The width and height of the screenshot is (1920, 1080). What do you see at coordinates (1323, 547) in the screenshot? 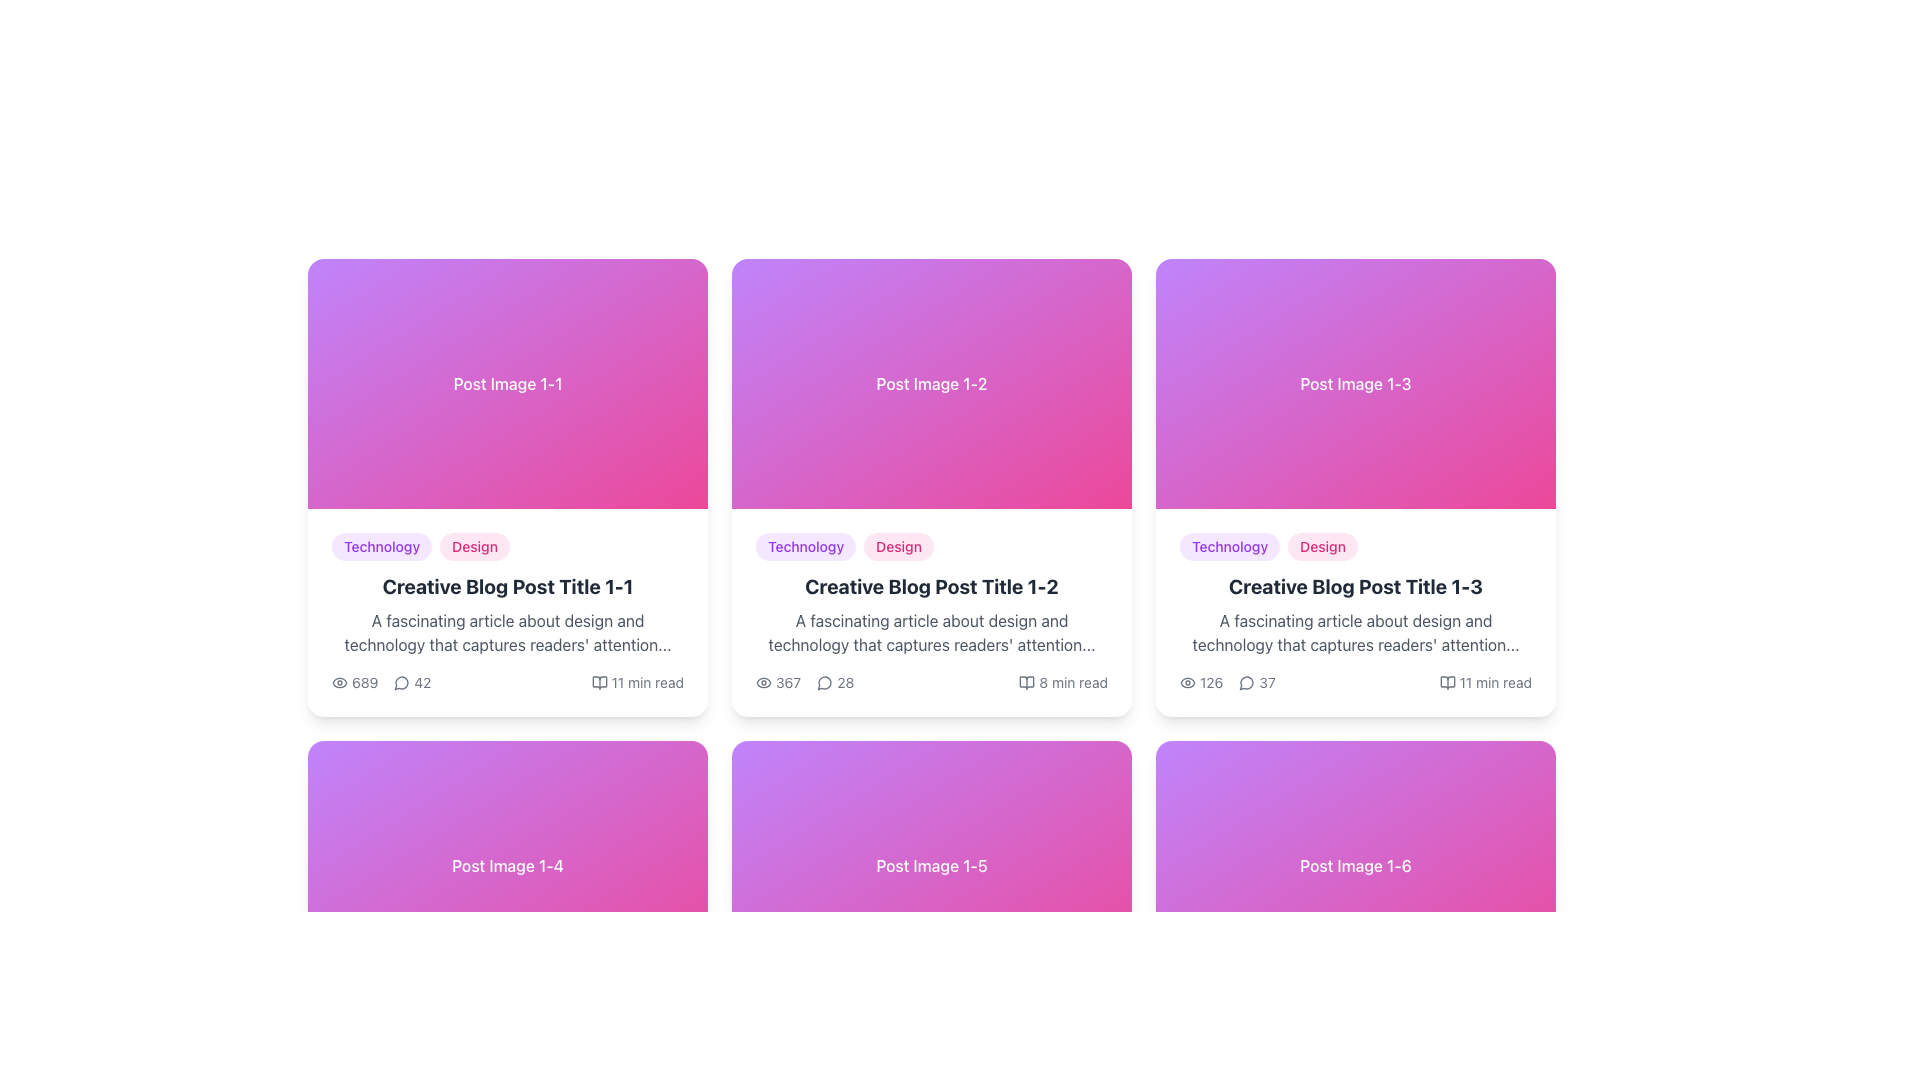
I see `the pill-shaped text badge labeled 'Design' which has pink text on a light pink background, located to the right of the 'Technology' badge, above the blog post title 'Creative Blog Post Title 1-3'` at bounding box center [1323, 547].